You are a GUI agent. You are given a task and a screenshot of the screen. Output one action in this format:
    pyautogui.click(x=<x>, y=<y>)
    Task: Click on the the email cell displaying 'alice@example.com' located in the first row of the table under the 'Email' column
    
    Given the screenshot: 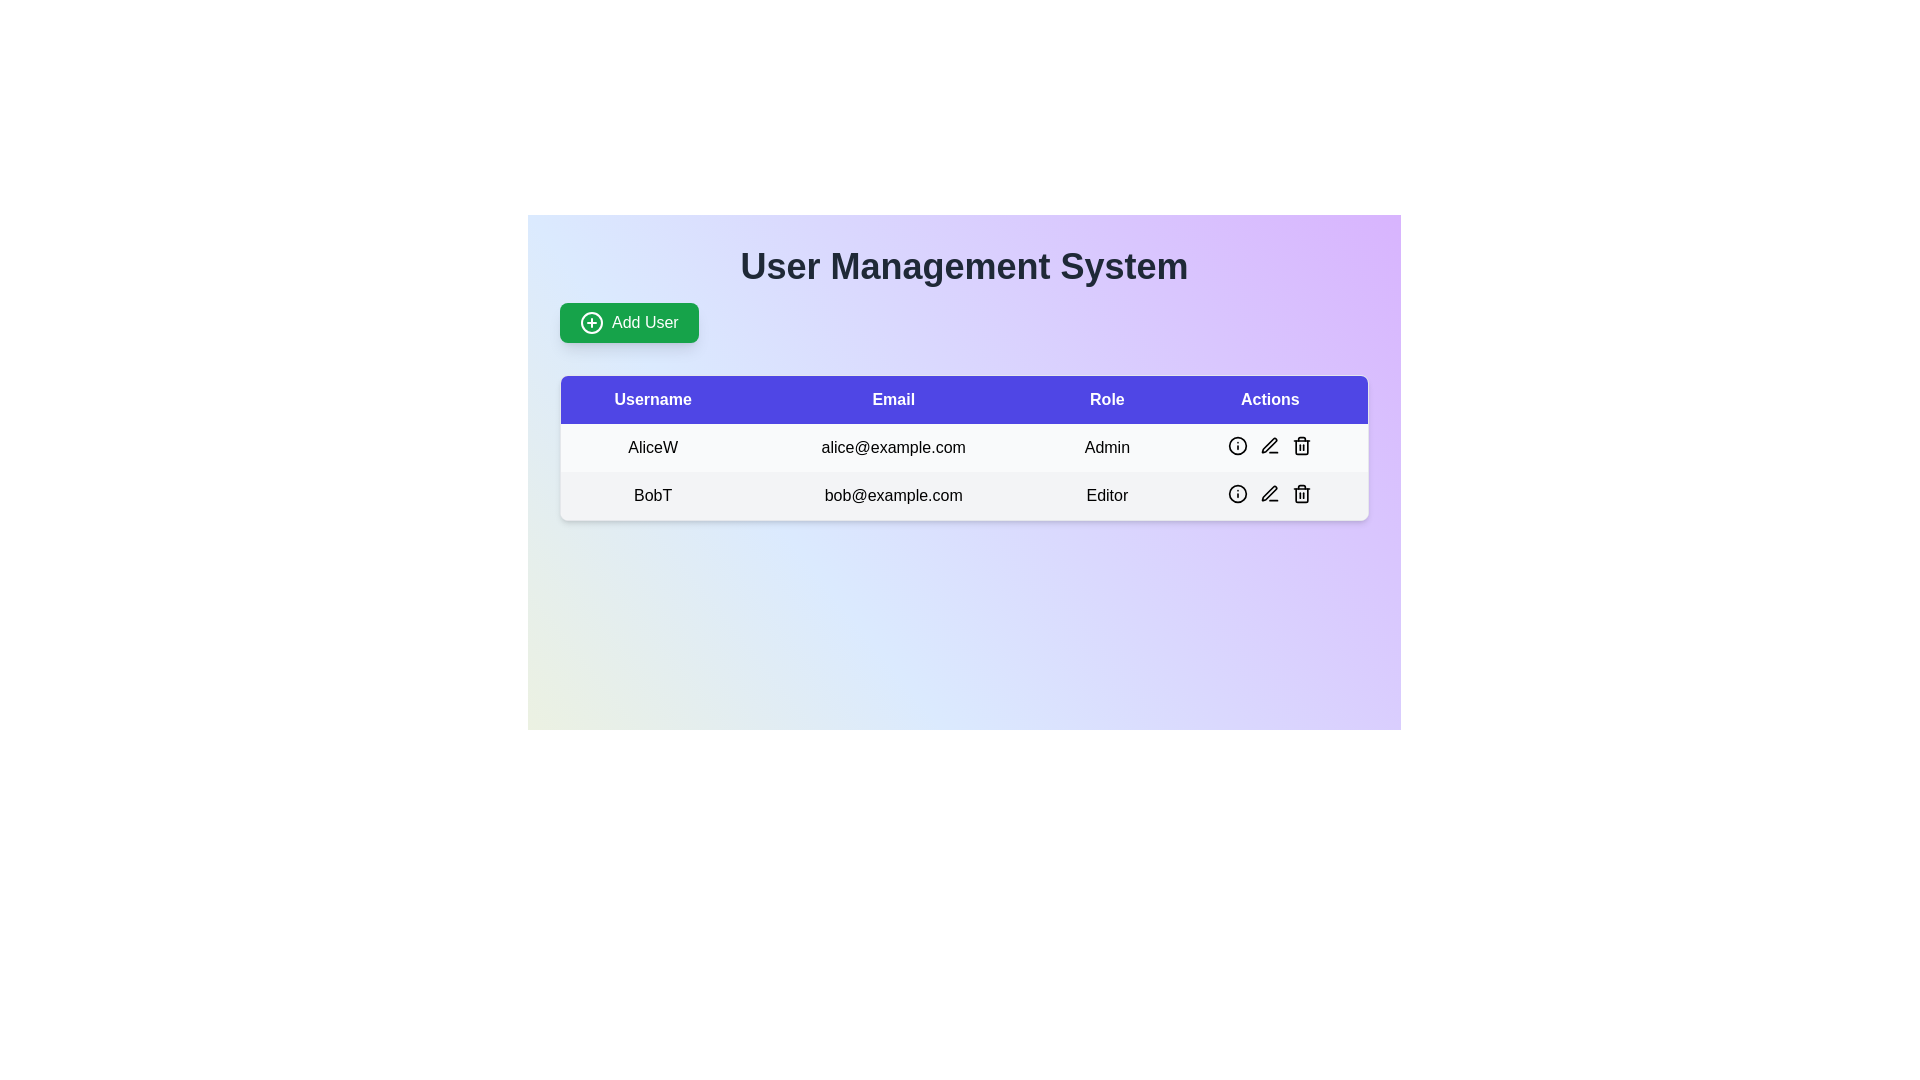 What is the action you would take?
    pyautogui.click(x=964, y=446)
    